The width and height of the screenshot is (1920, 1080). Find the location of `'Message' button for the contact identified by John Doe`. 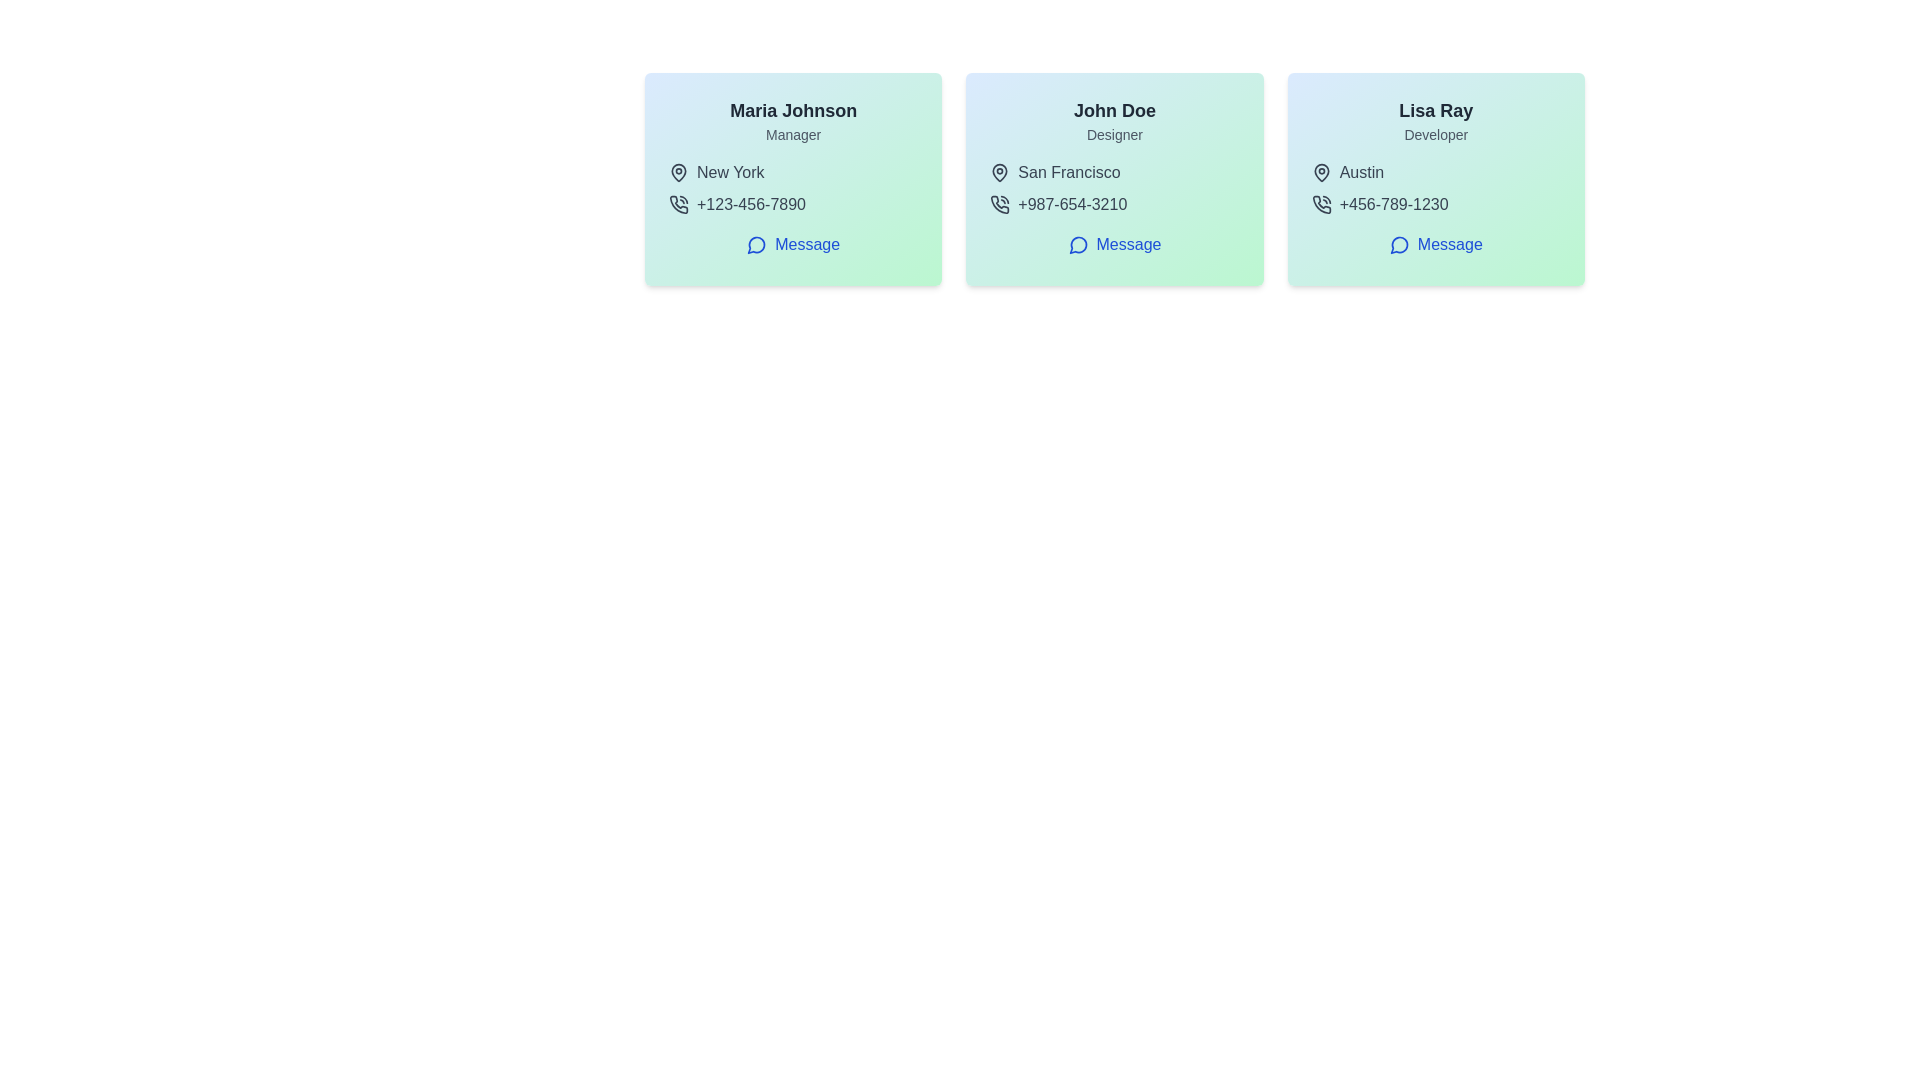

'Message' button for the contact identified by John Doe is located at coordinates (1113, 244).